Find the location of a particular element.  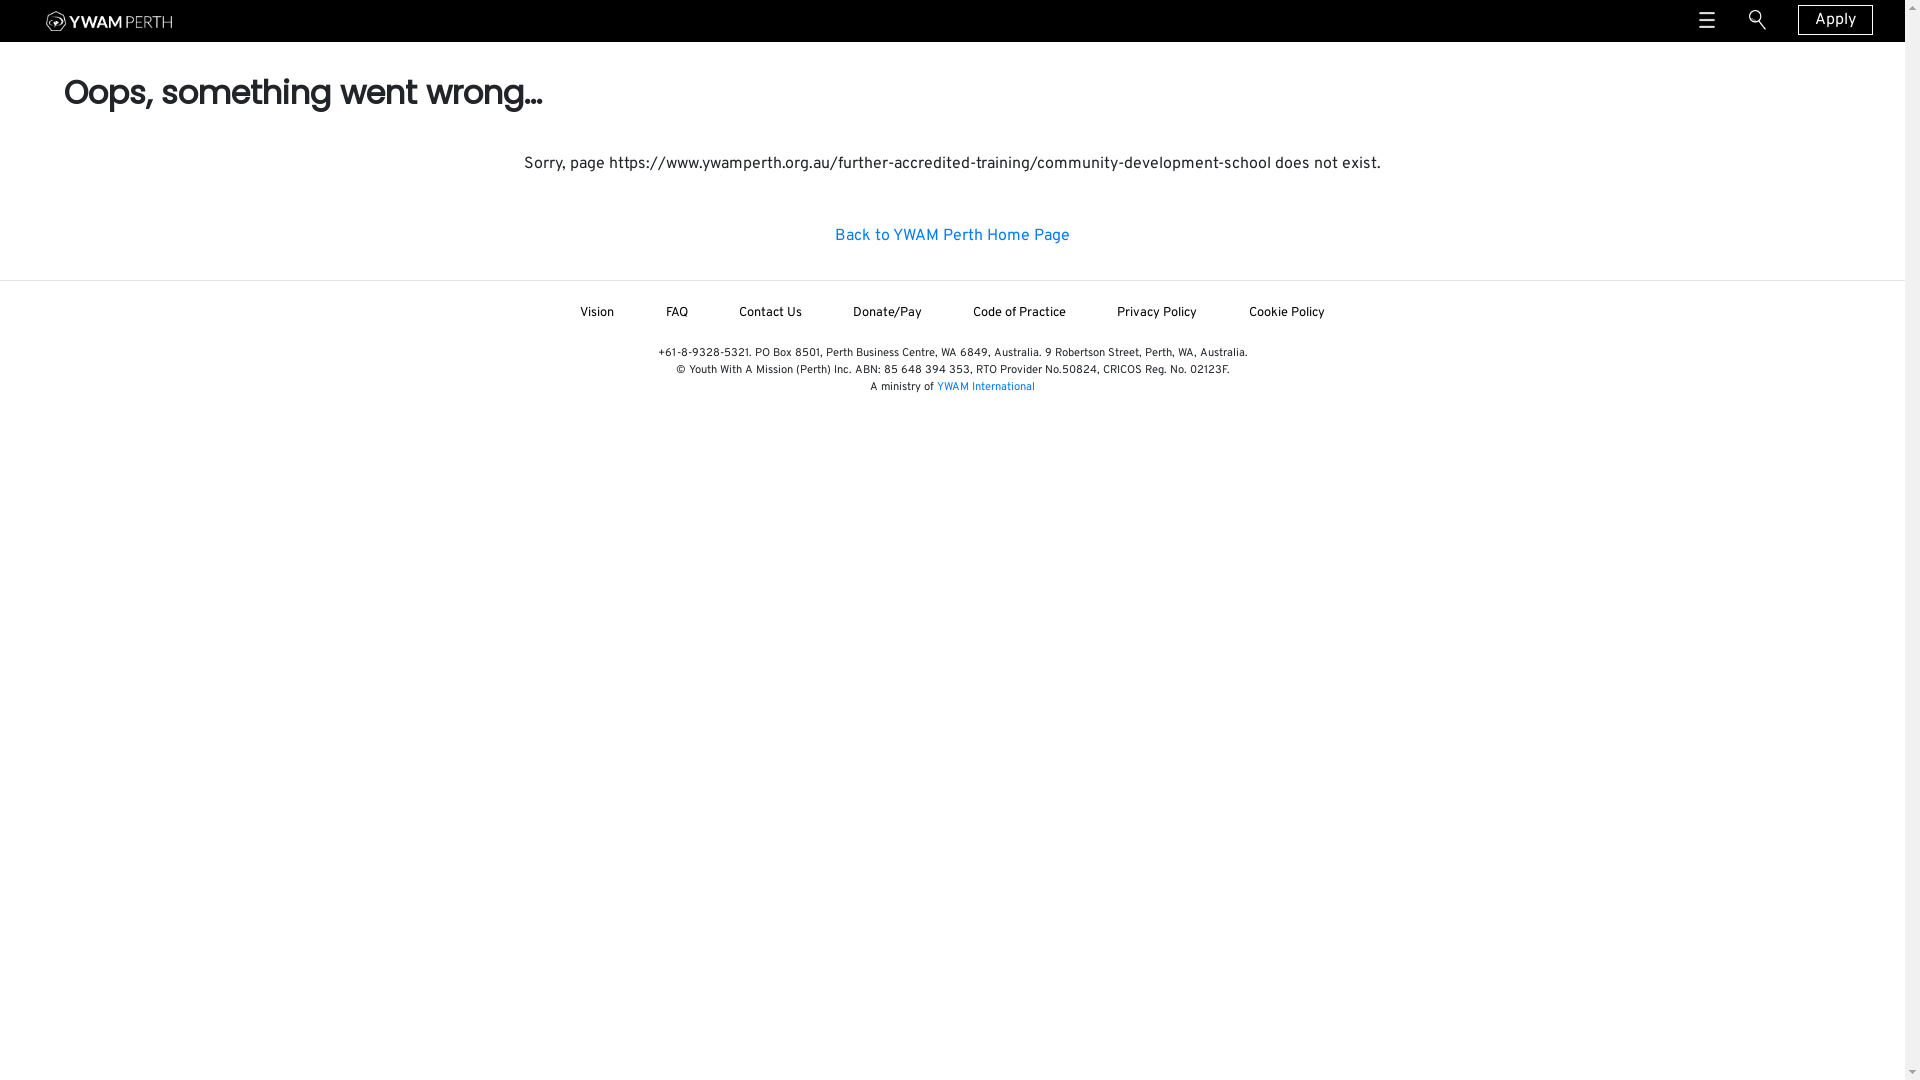

'Back to YWAM Perth Home Page' is located at coordinates (951, 234).